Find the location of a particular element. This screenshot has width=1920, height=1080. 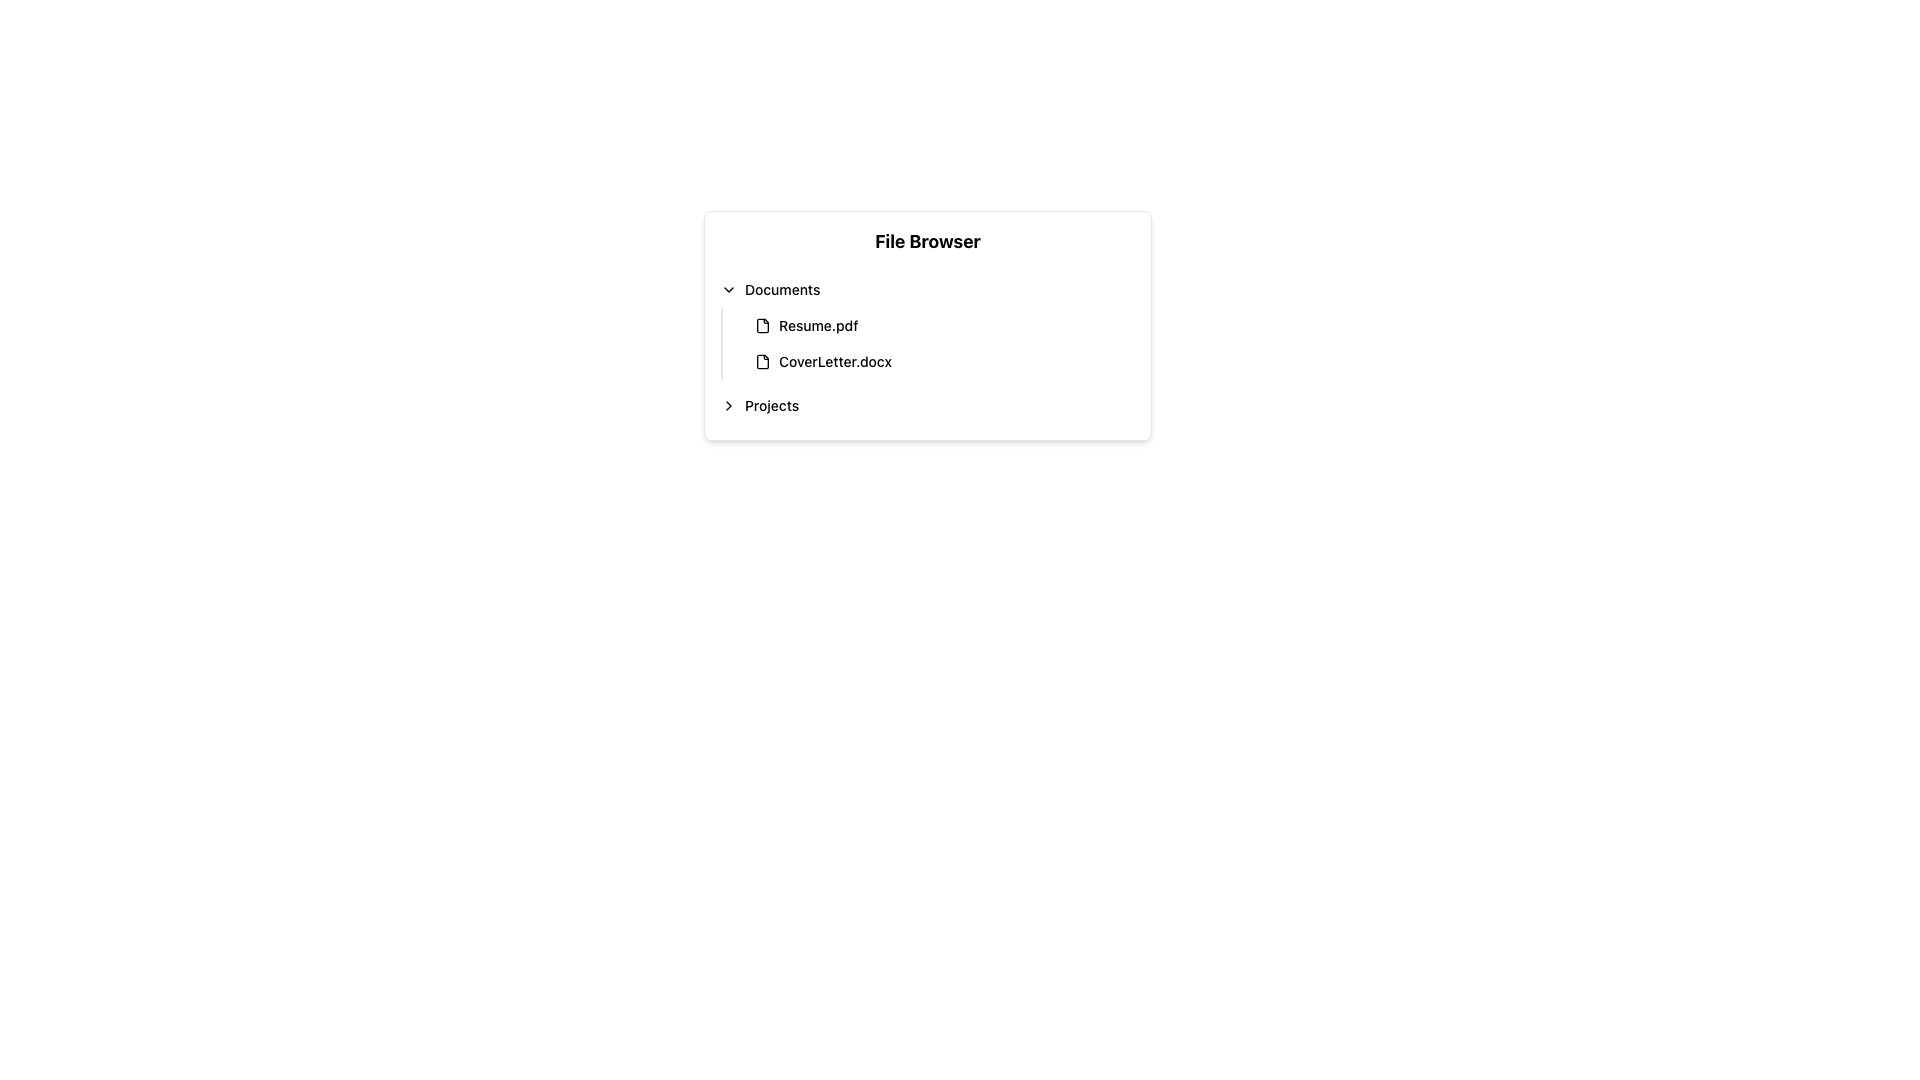

the text label displaying the file name 'CoverLetter.docx' is located at coordinates (835, 362).